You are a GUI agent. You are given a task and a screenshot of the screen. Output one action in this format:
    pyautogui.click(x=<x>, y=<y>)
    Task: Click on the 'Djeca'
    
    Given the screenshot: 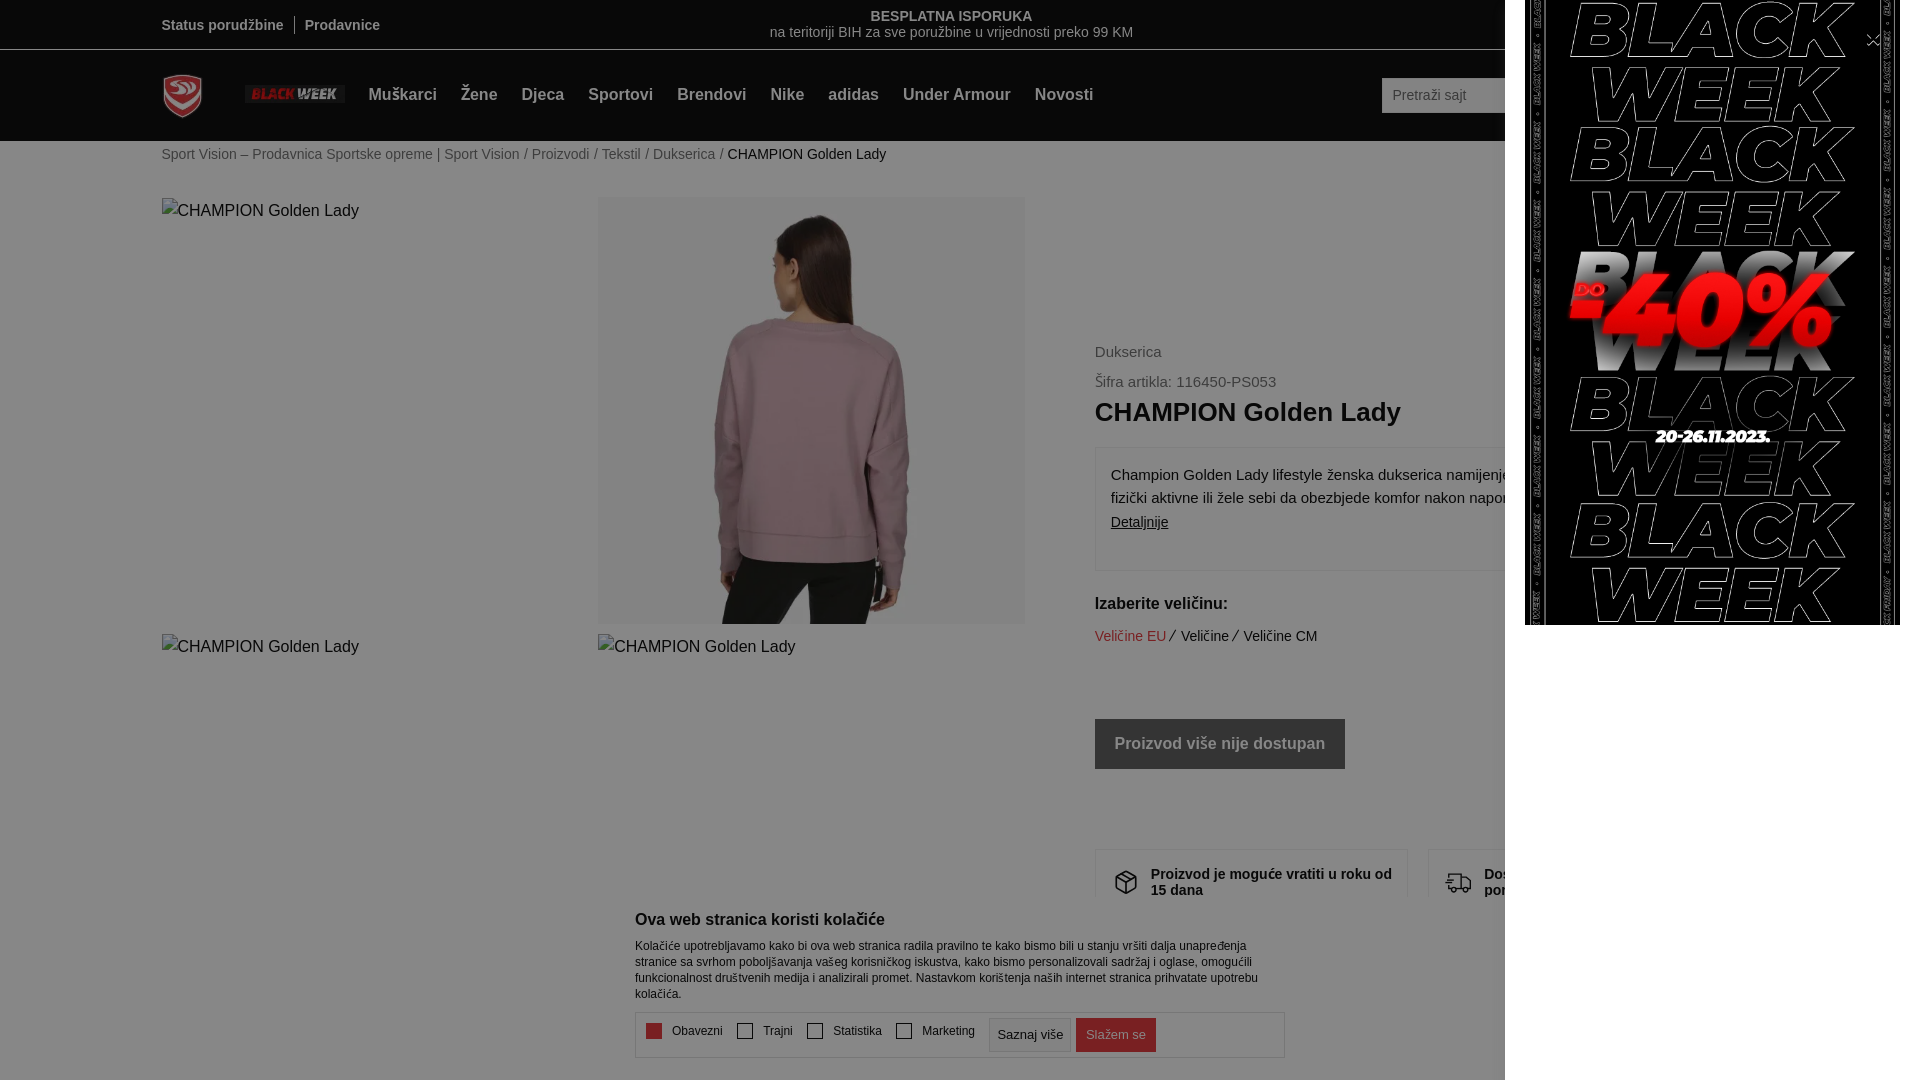 What is the action you would take?
    pyautogui.click(x=543, y=95)
    